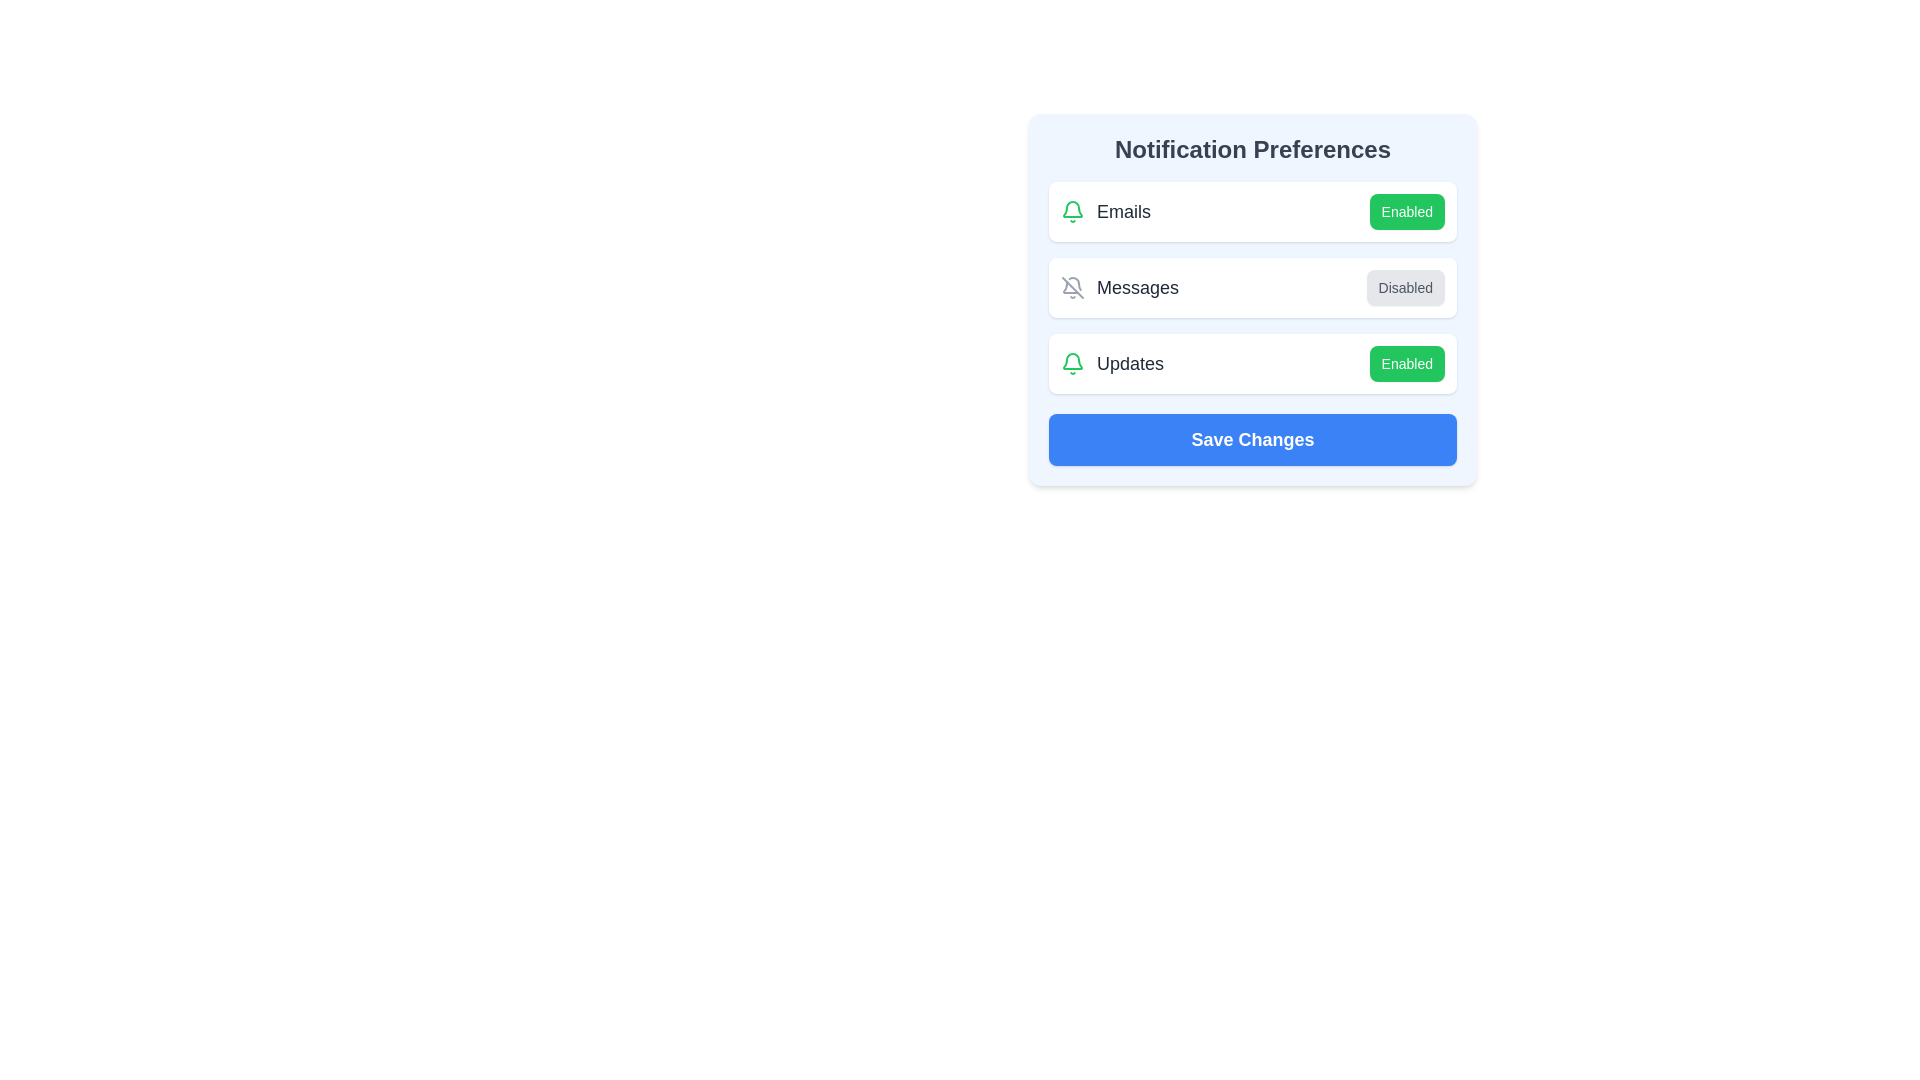 This screenshot has width=1920, height=1080. Describe the element at coordinates (1251, 438) in the screenshot. I see `the 'Save Changes' button to save the current notification preferences` at that location.